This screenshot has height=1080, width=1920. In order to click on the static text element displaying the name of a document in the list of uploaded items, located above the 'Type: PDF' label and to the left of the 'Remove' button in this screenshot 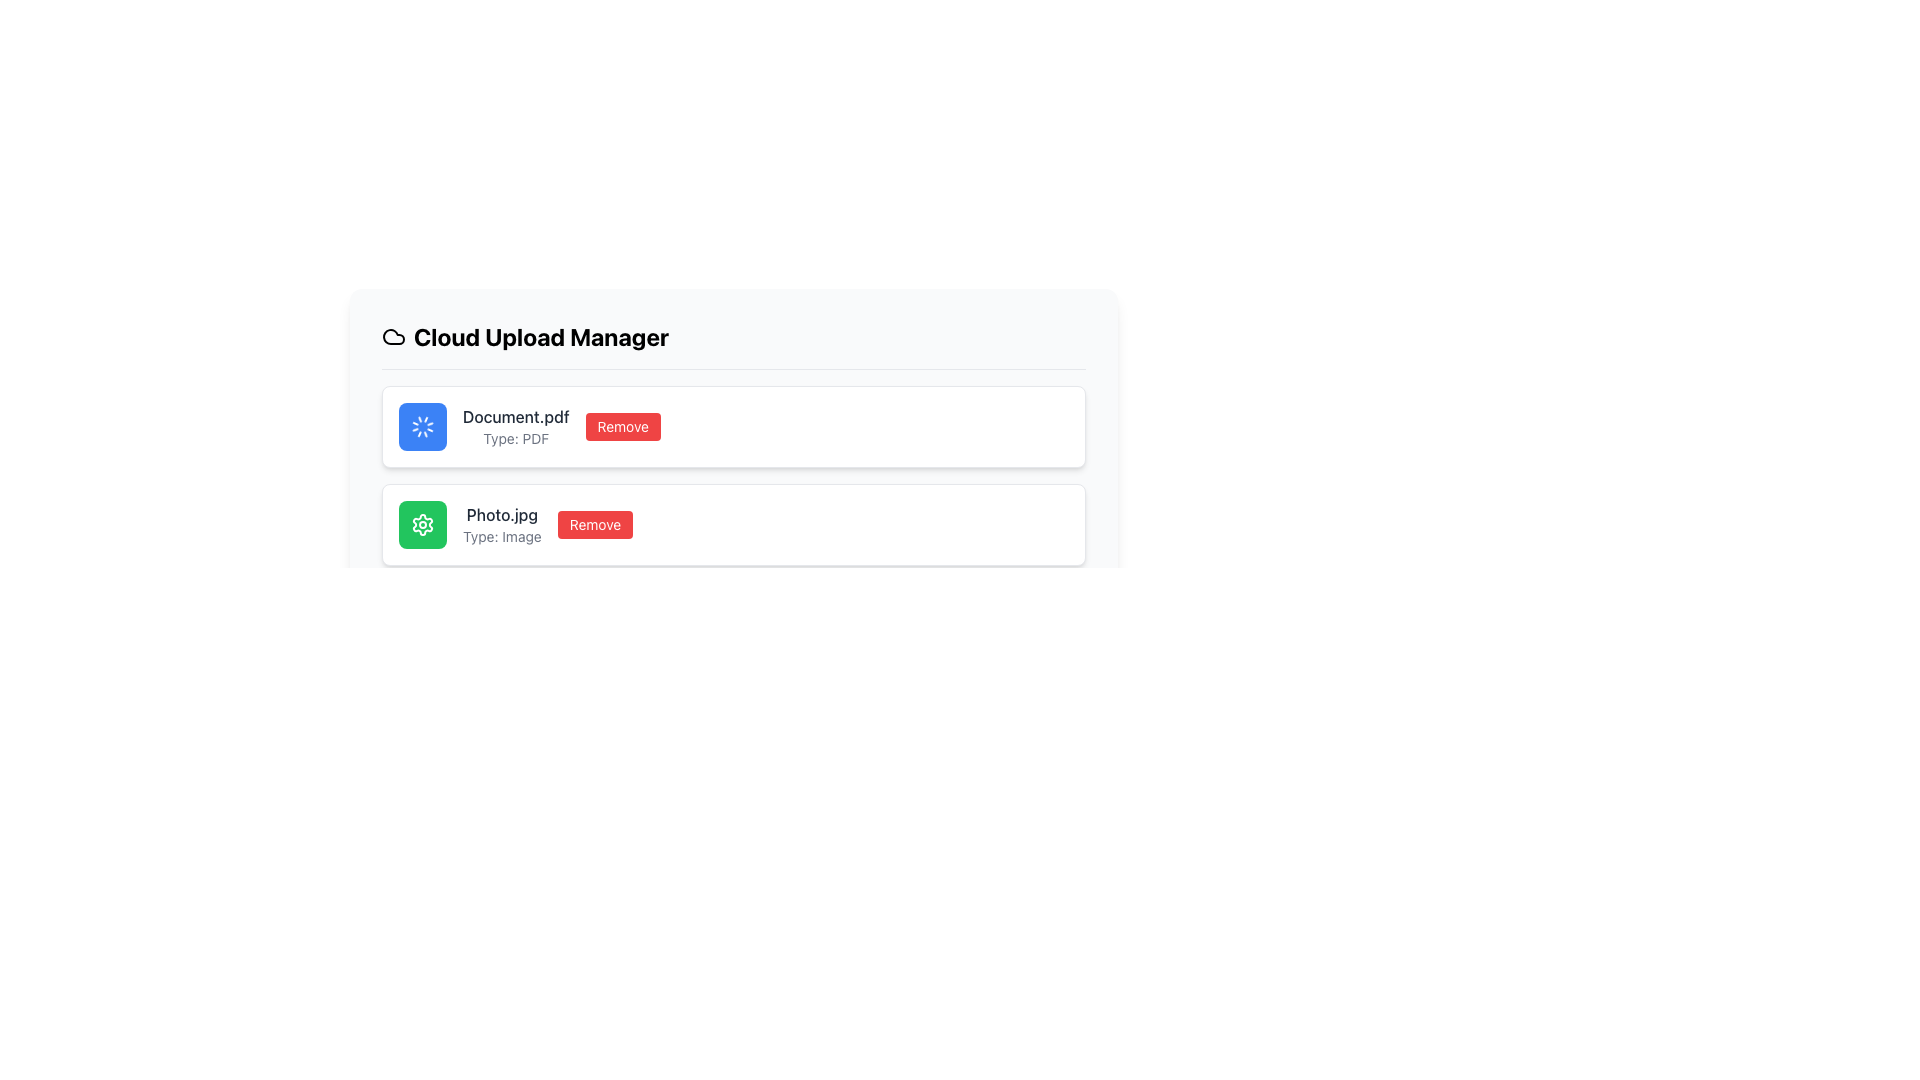, I will do `click(516, 415)`.